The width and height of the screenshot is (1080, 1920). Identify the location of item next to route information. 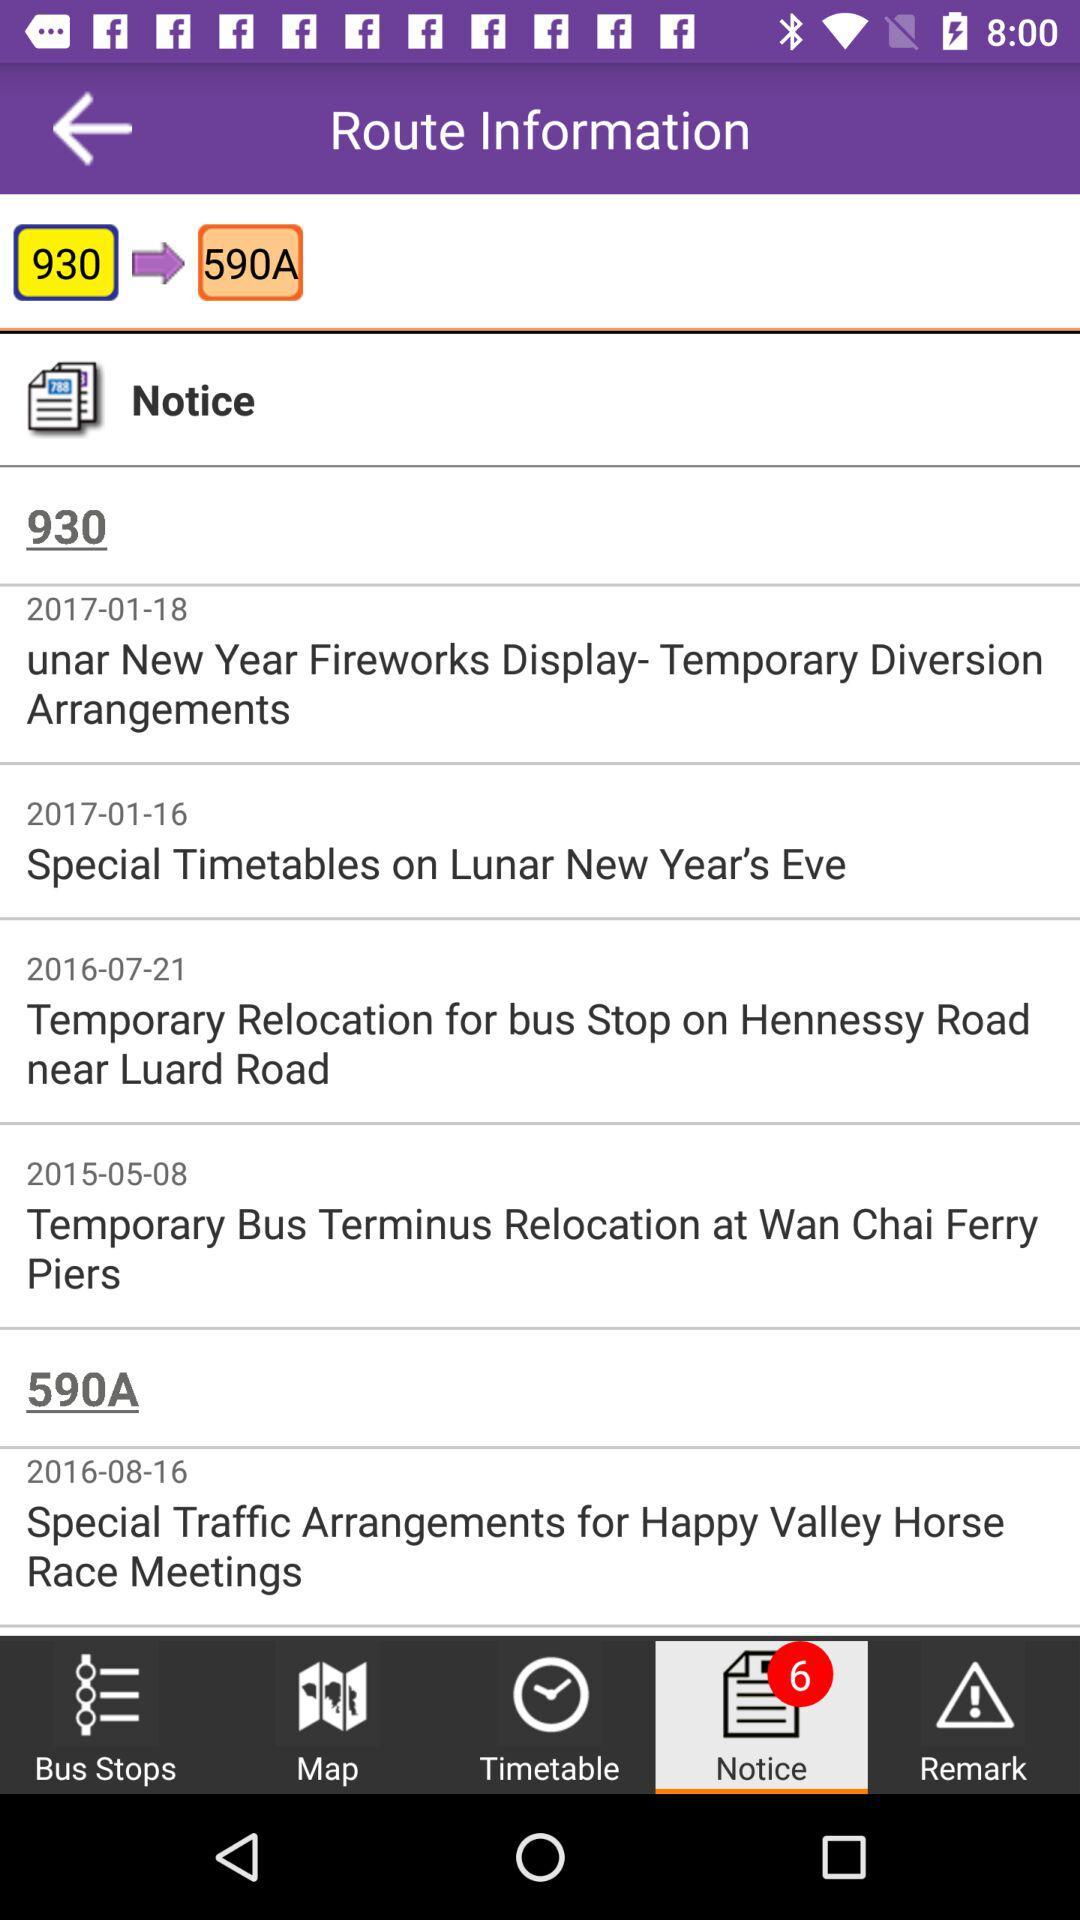
(92, 127).